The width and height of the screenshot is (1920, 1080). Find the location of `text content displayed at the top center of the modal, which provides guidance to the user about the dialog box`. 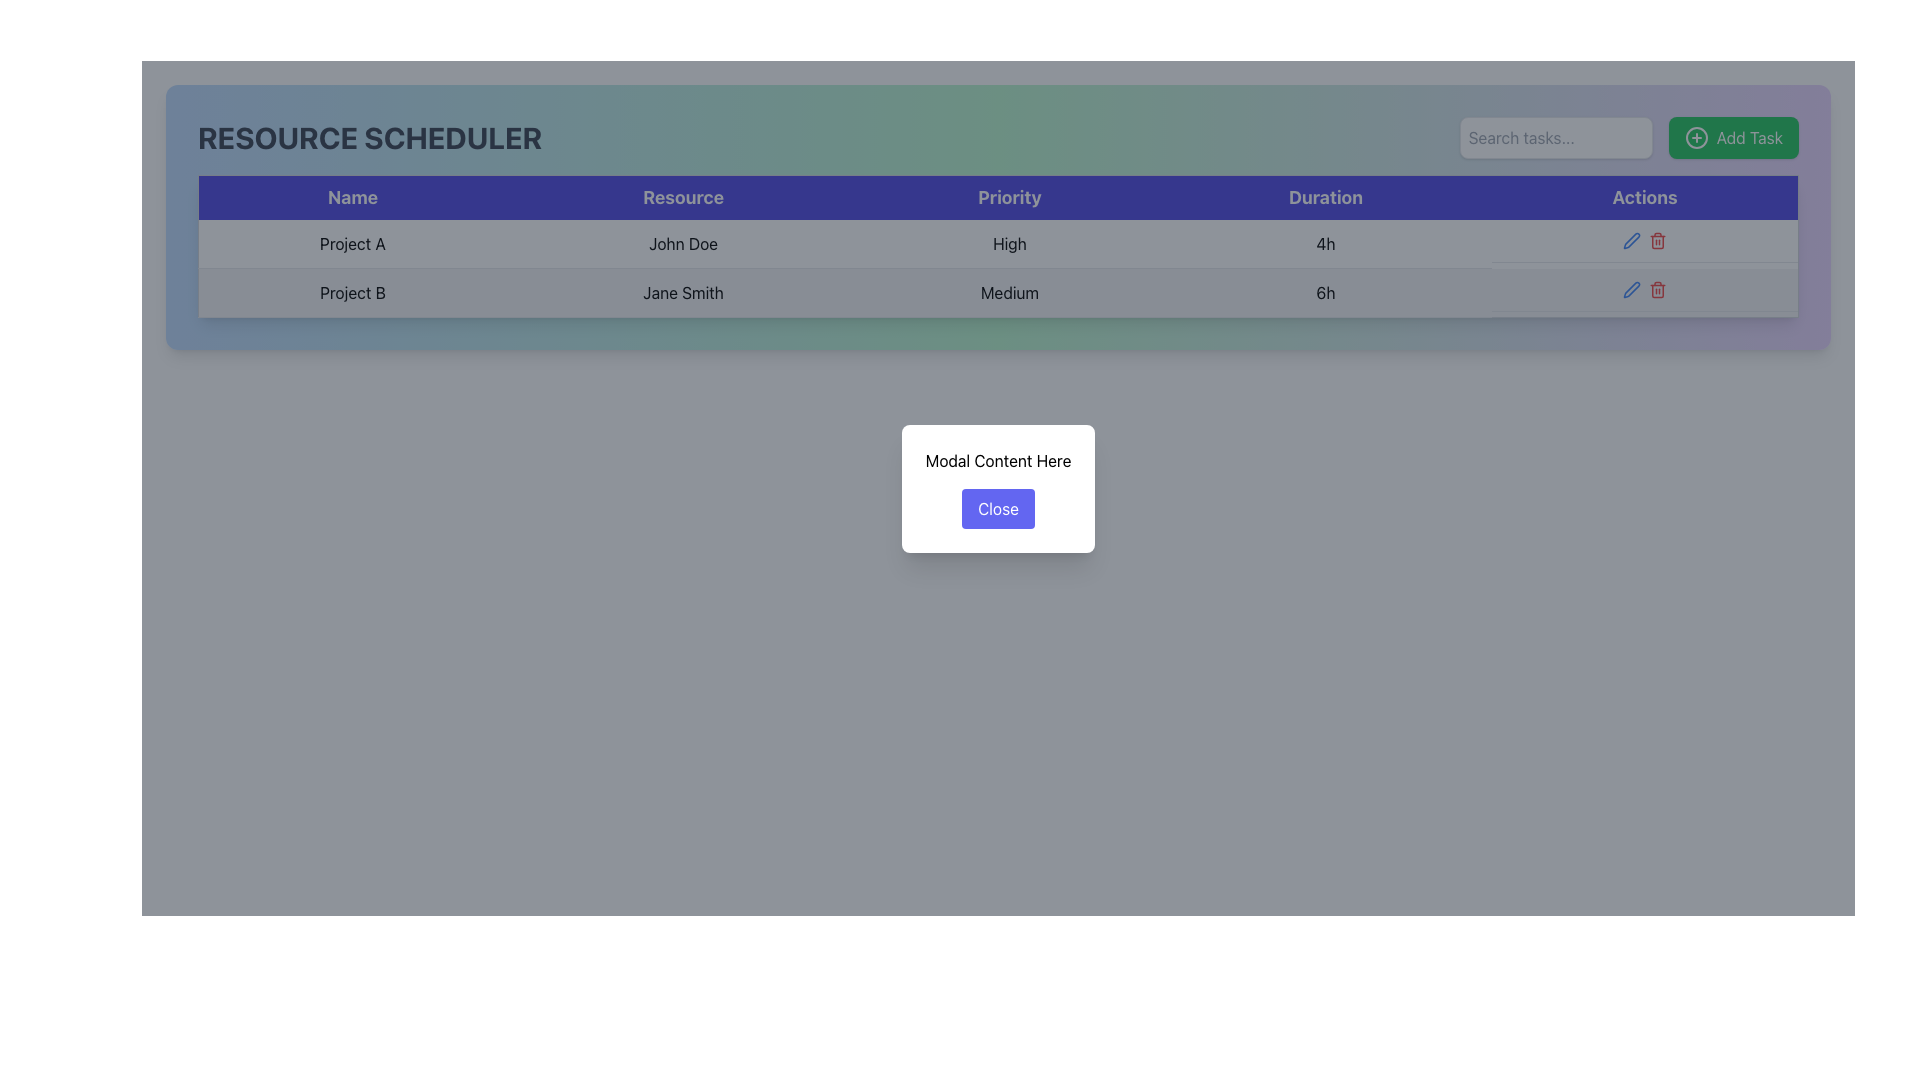

text content displayed at the top center of the modal, which provides guidance to the user about the dialog box is located at coordinates (998, 460).